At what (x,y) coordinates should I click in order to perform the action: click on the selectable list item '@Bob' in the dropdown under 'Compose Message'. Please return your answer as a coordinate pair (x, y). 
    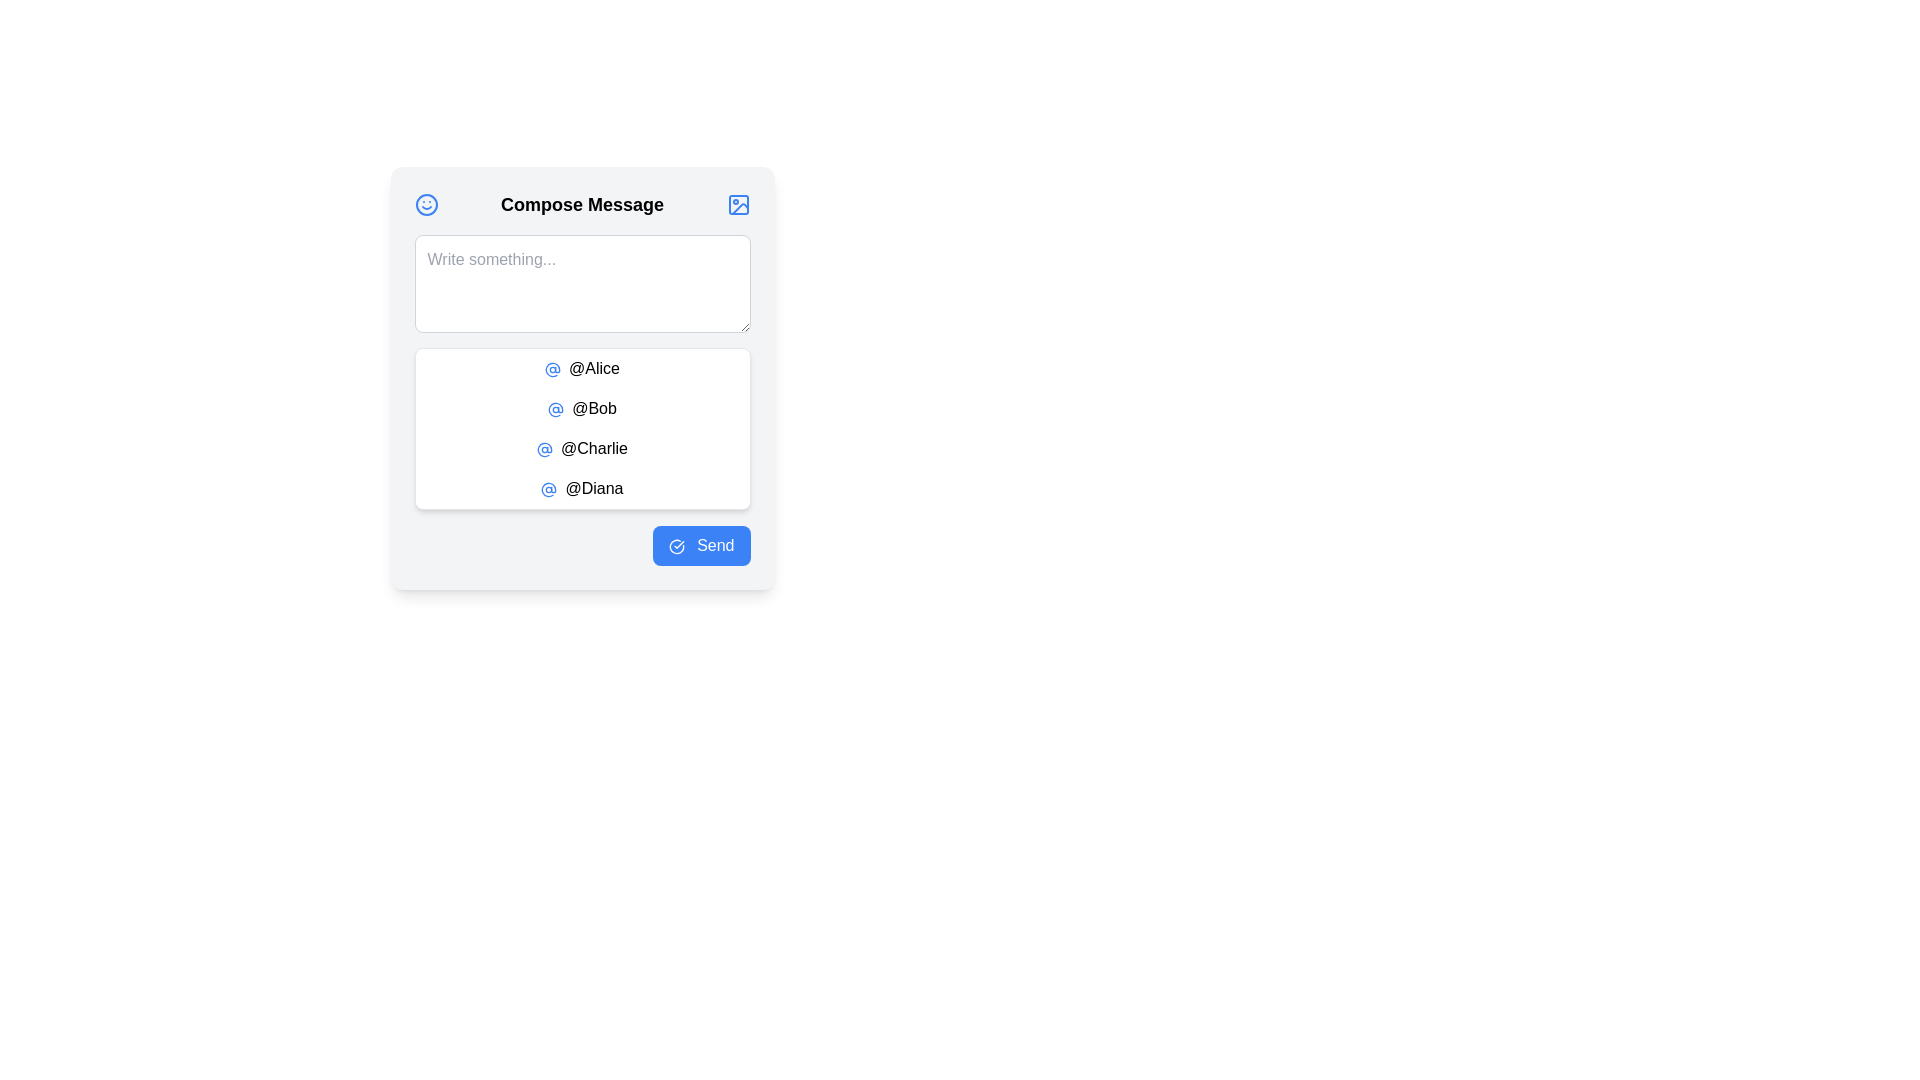
    Looking at the image, I should click on (581, 407).